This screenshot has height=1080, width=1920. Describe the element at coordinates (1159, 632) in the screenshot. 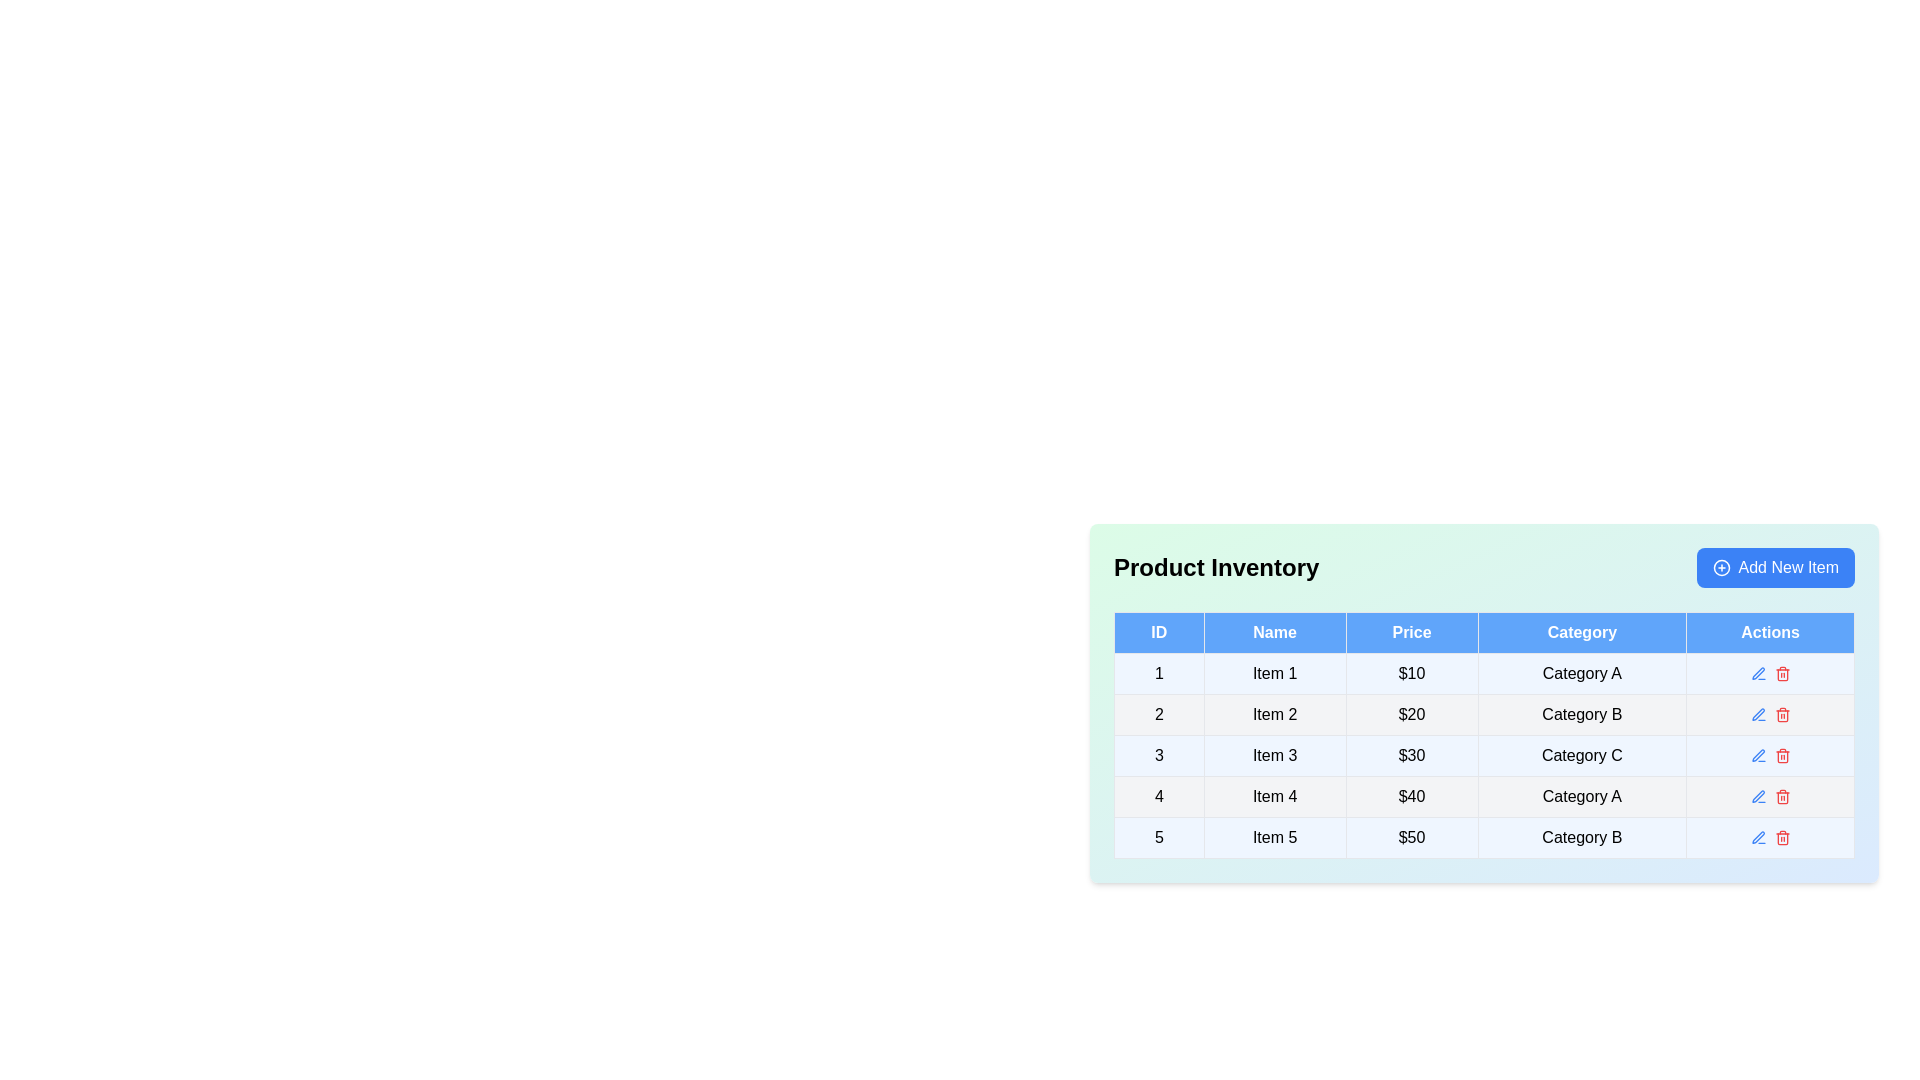

I see `the Table Header Cell labeled 'ID', which is a rectangular button-like component with a blue background and white text, located in the header row of the table` at that location.